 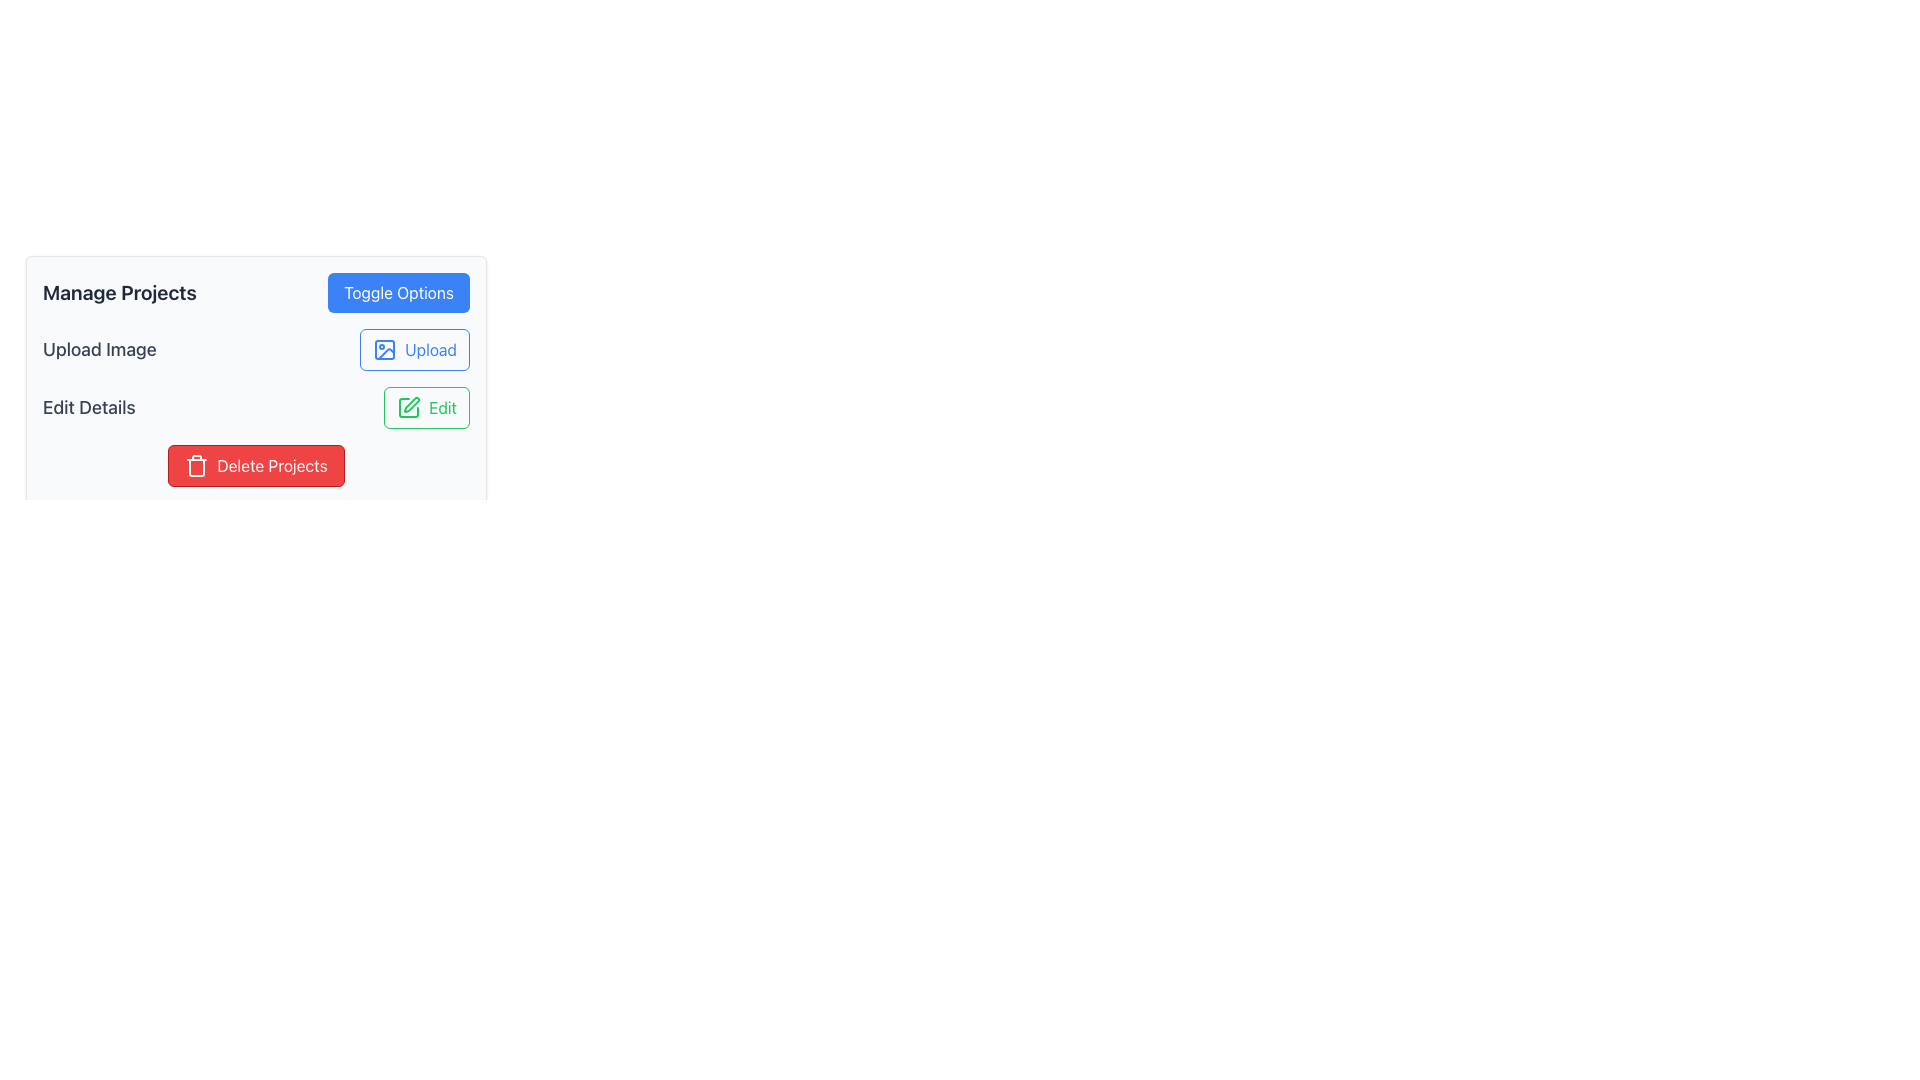 What do you see at coordinates (398, 293) in the screenshot?
I see `the button located to the right of the 'Manage Projects' text` at bounding box center [398, 293].